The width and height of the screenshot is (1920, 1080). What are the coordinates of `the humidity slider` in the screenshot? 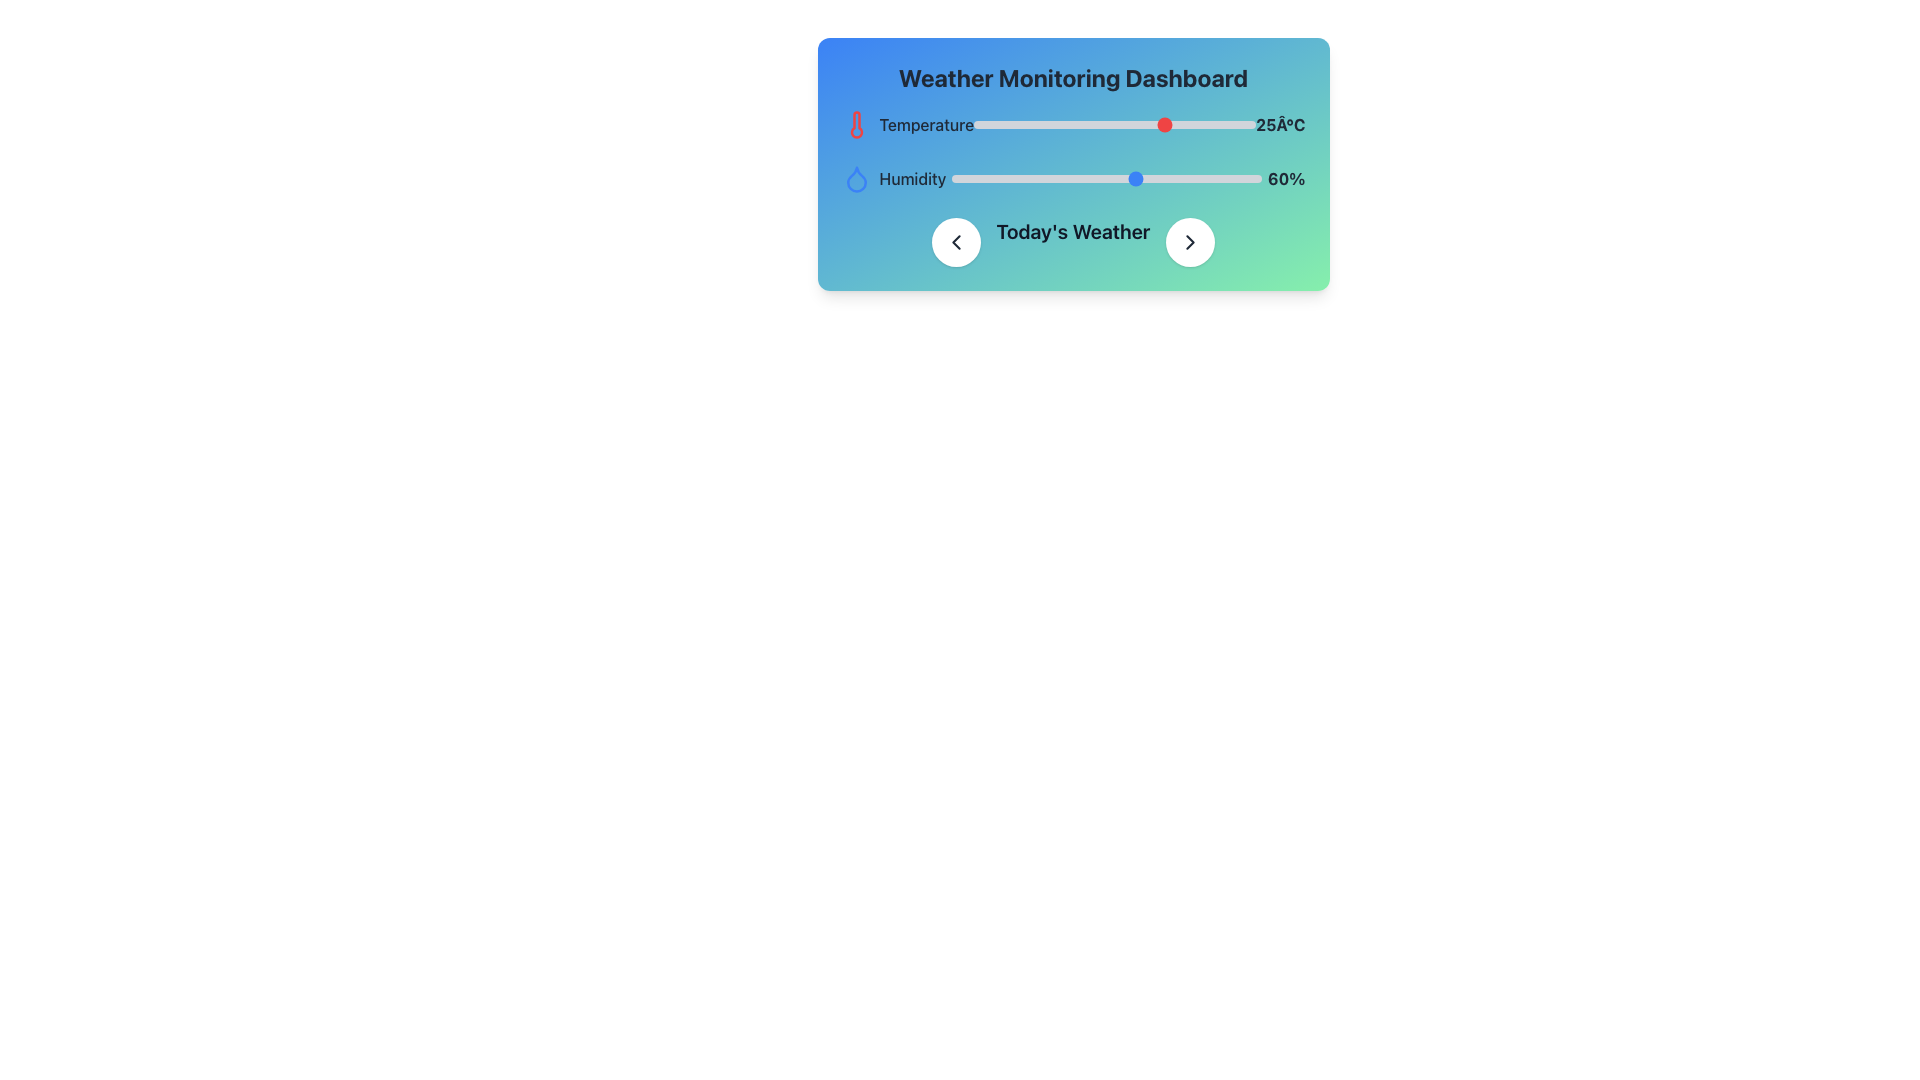 It's located at (983, 177).